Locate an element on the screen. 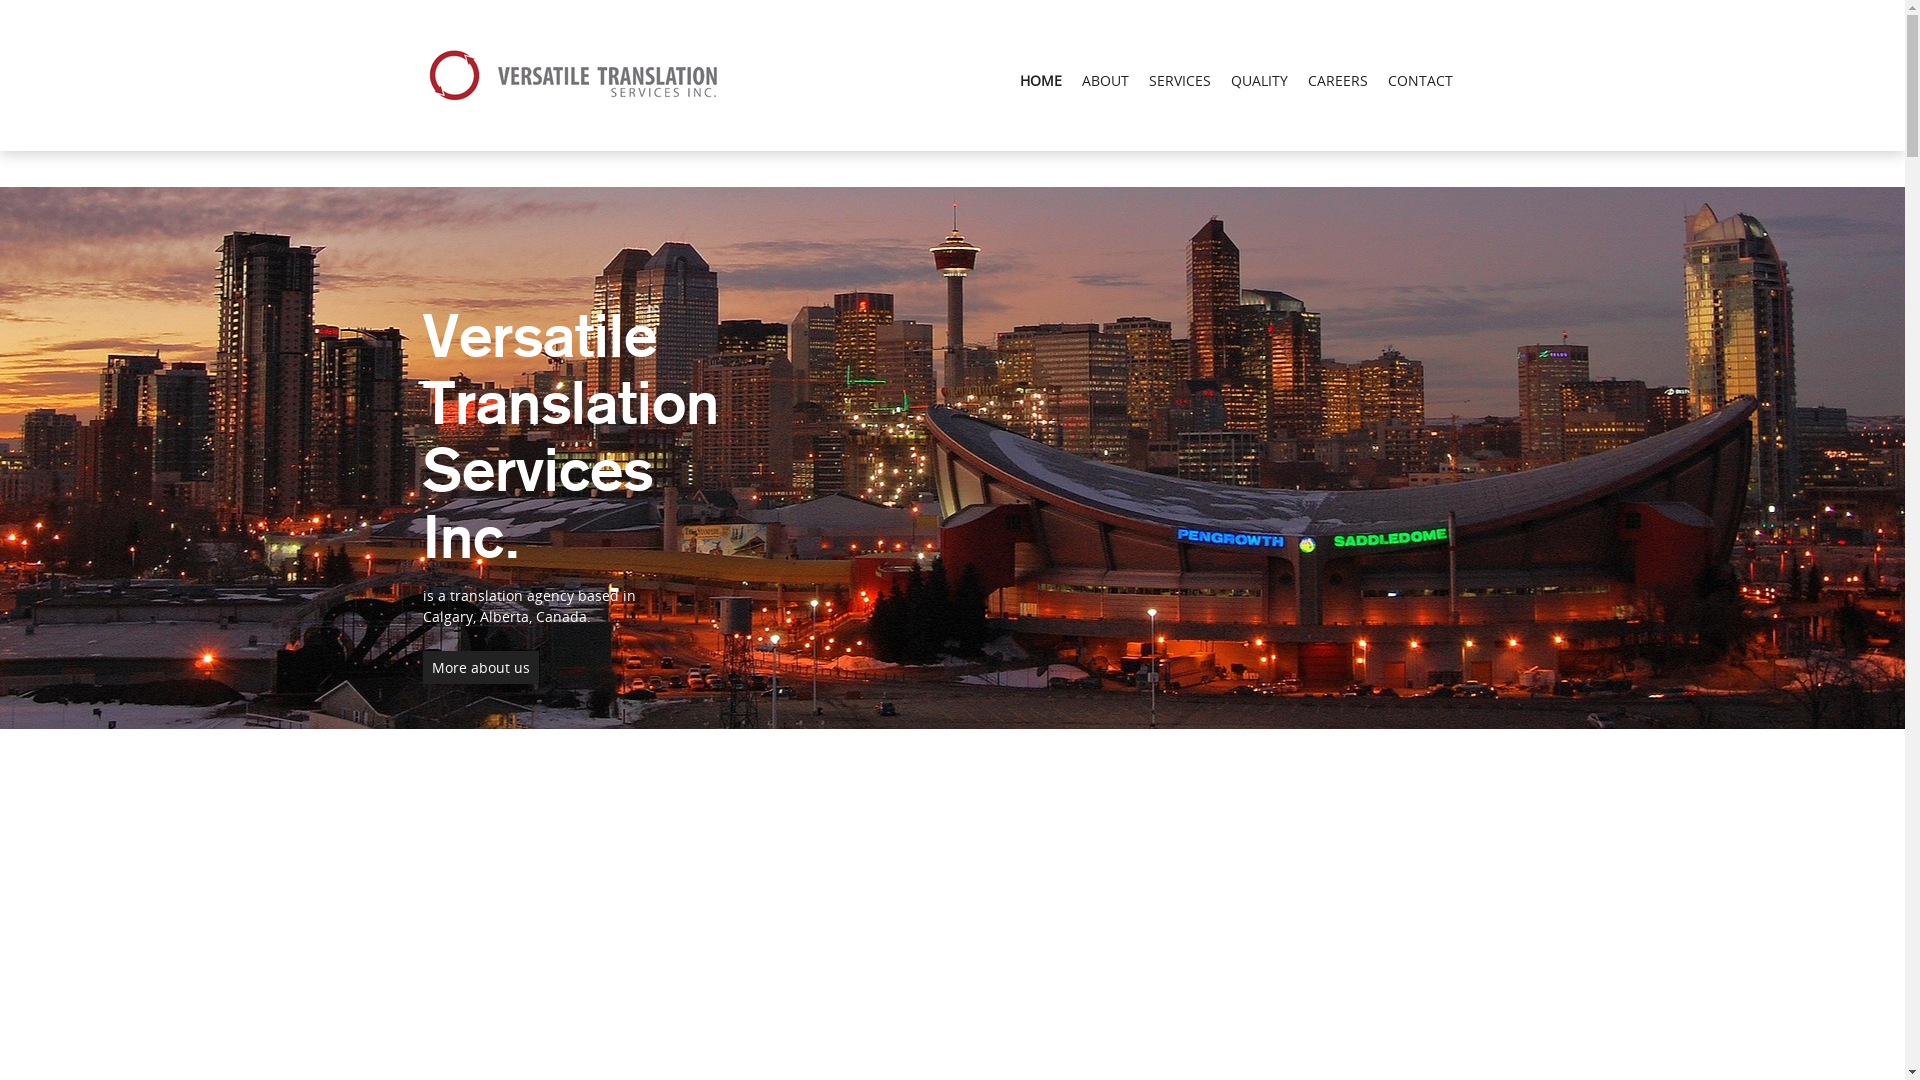 This screenshot has height=1080, width=1920. 'More about us' is located at coordinates (480, 667).